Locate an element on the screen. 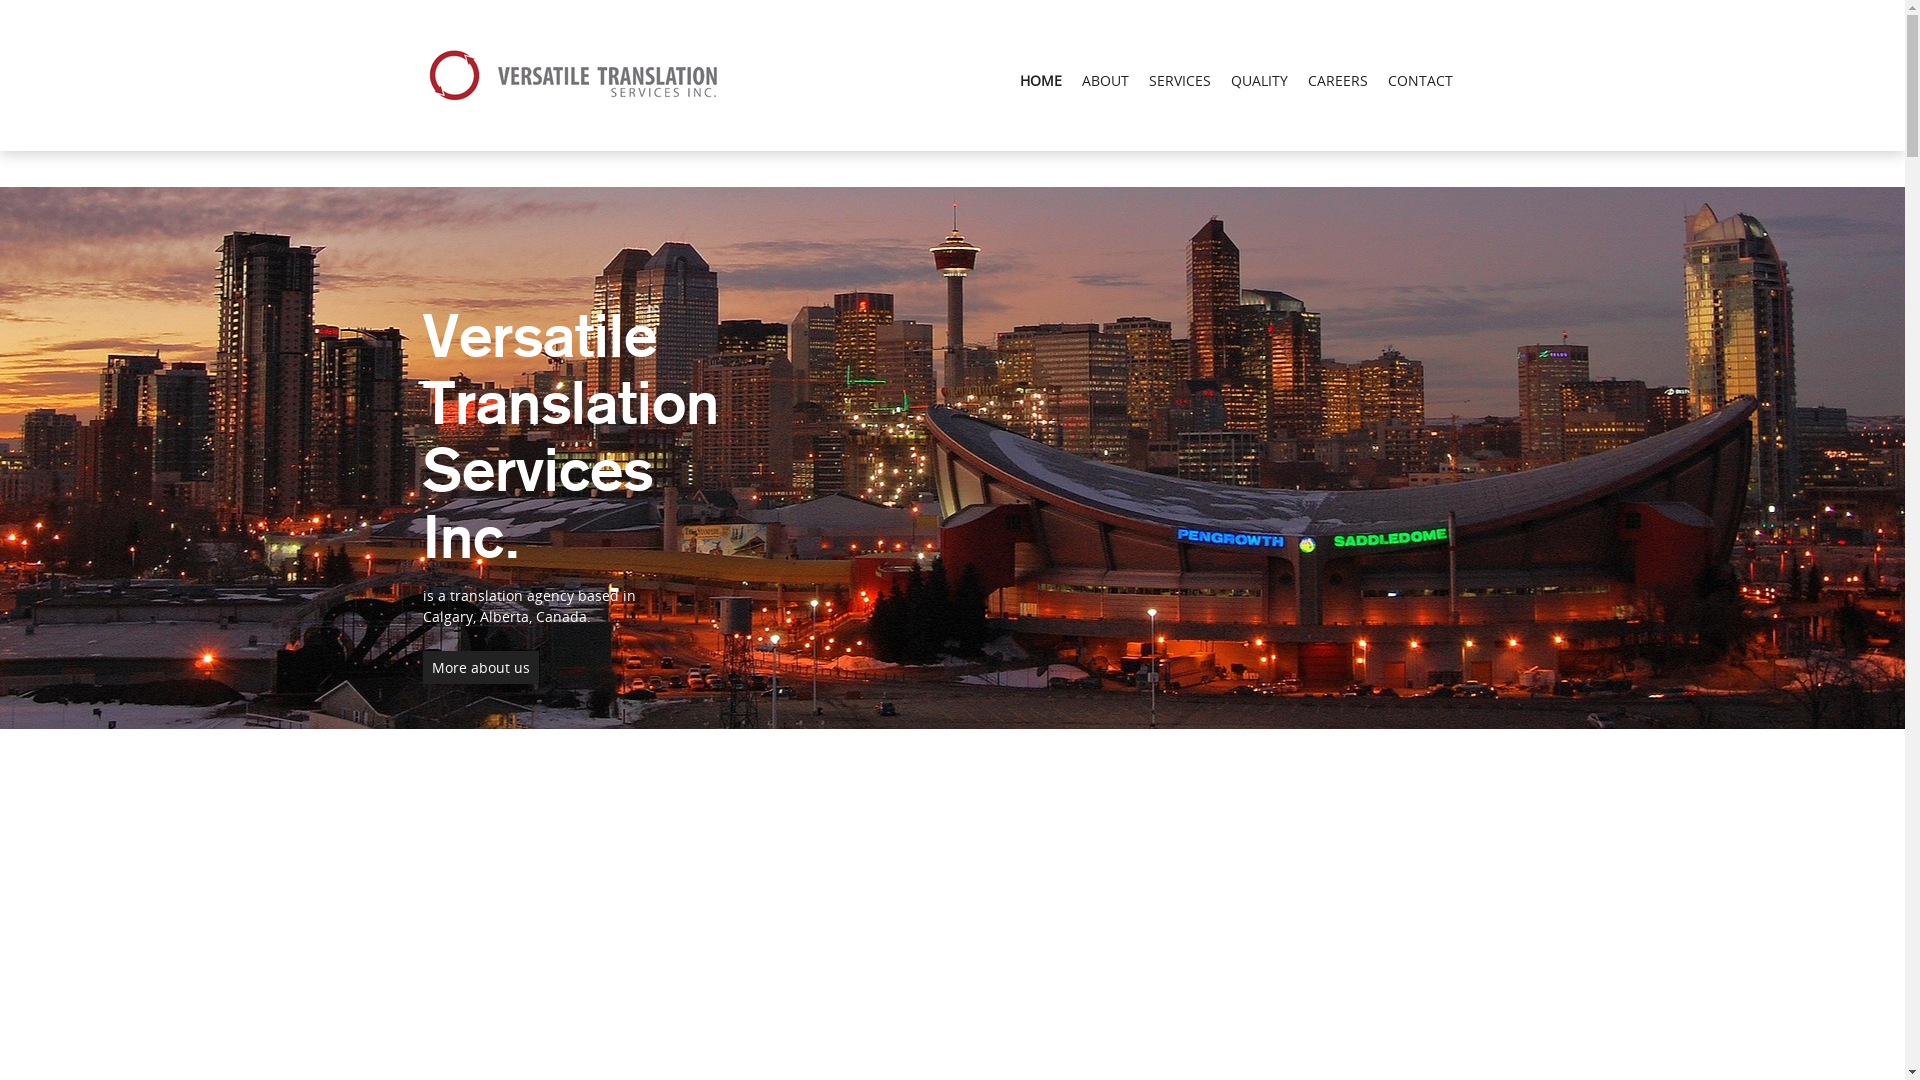 This screenshot has height=1080, width=1920. 'More about us' is located at coordinates (480, 667).